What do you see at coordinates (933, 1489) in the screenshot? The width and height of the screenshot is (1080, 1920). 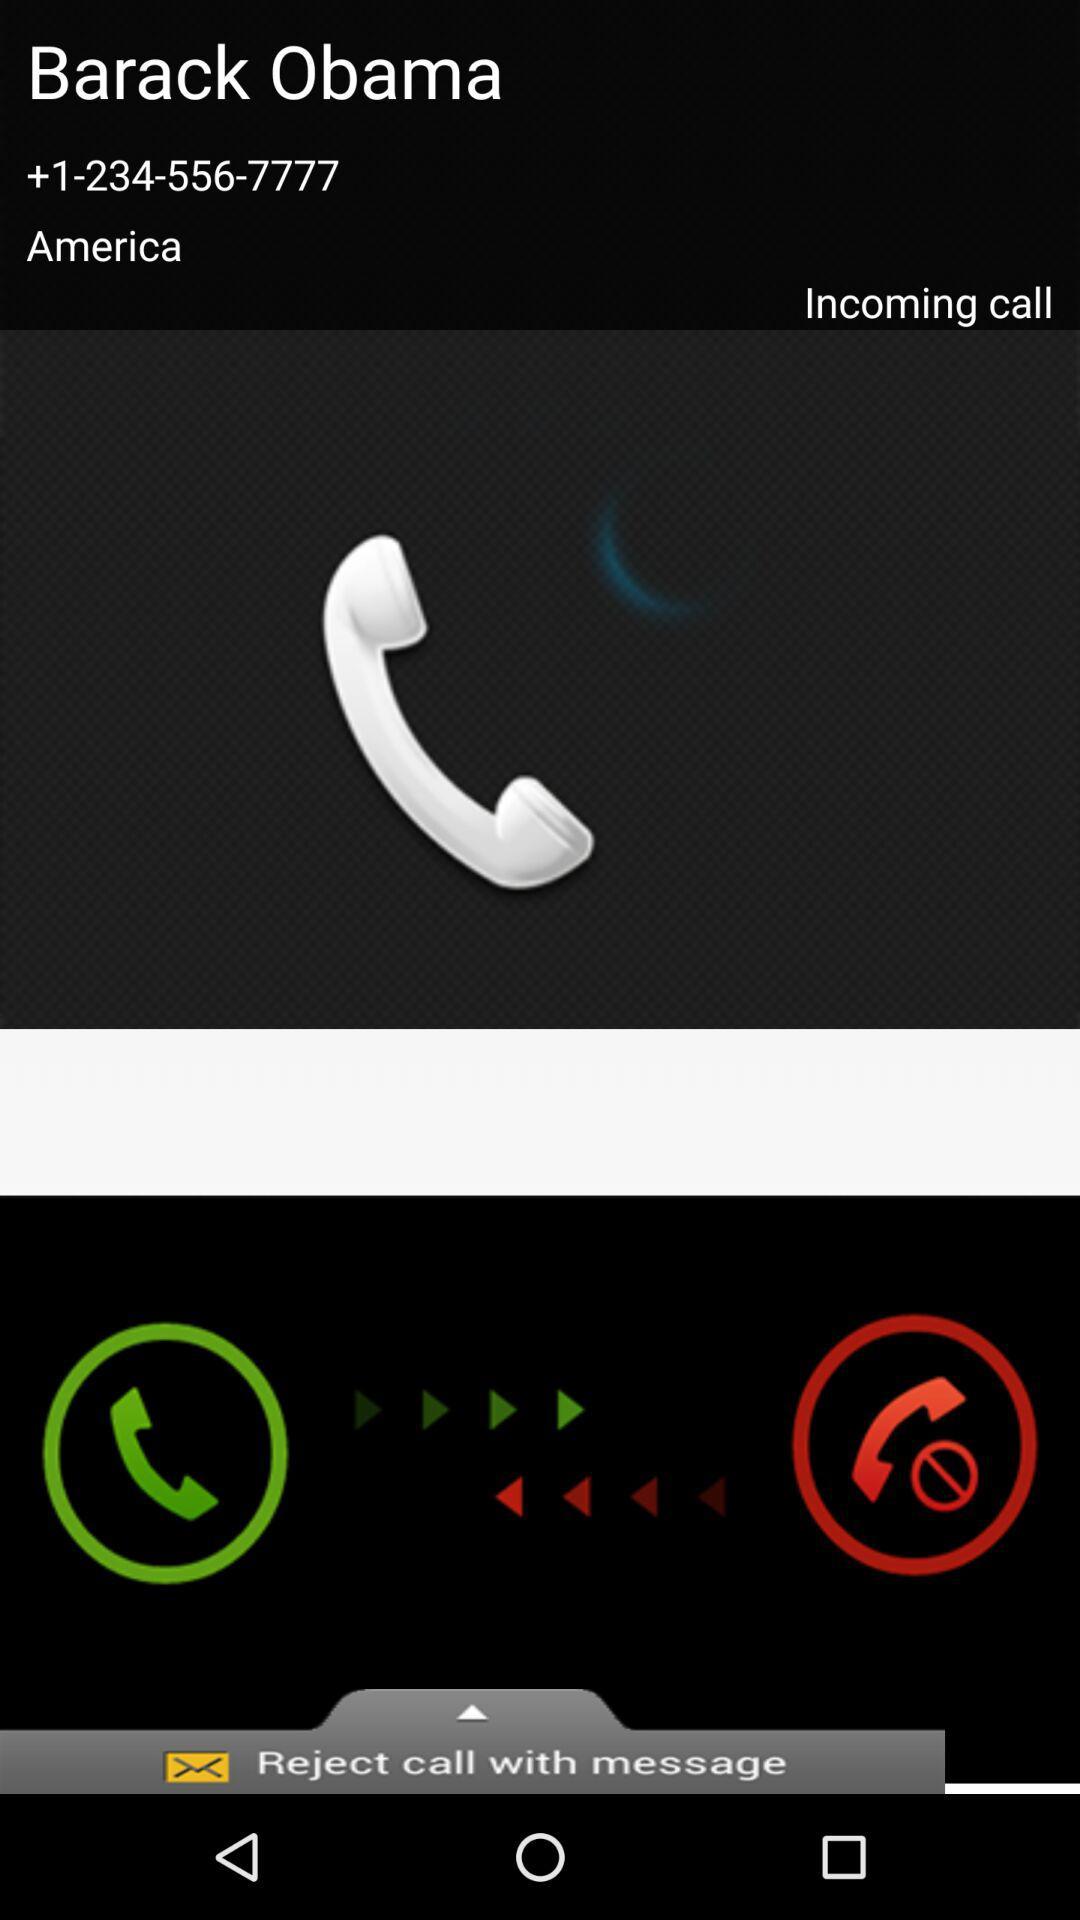 I see `ignore the incoming call` at bounding box center [933, 1489].